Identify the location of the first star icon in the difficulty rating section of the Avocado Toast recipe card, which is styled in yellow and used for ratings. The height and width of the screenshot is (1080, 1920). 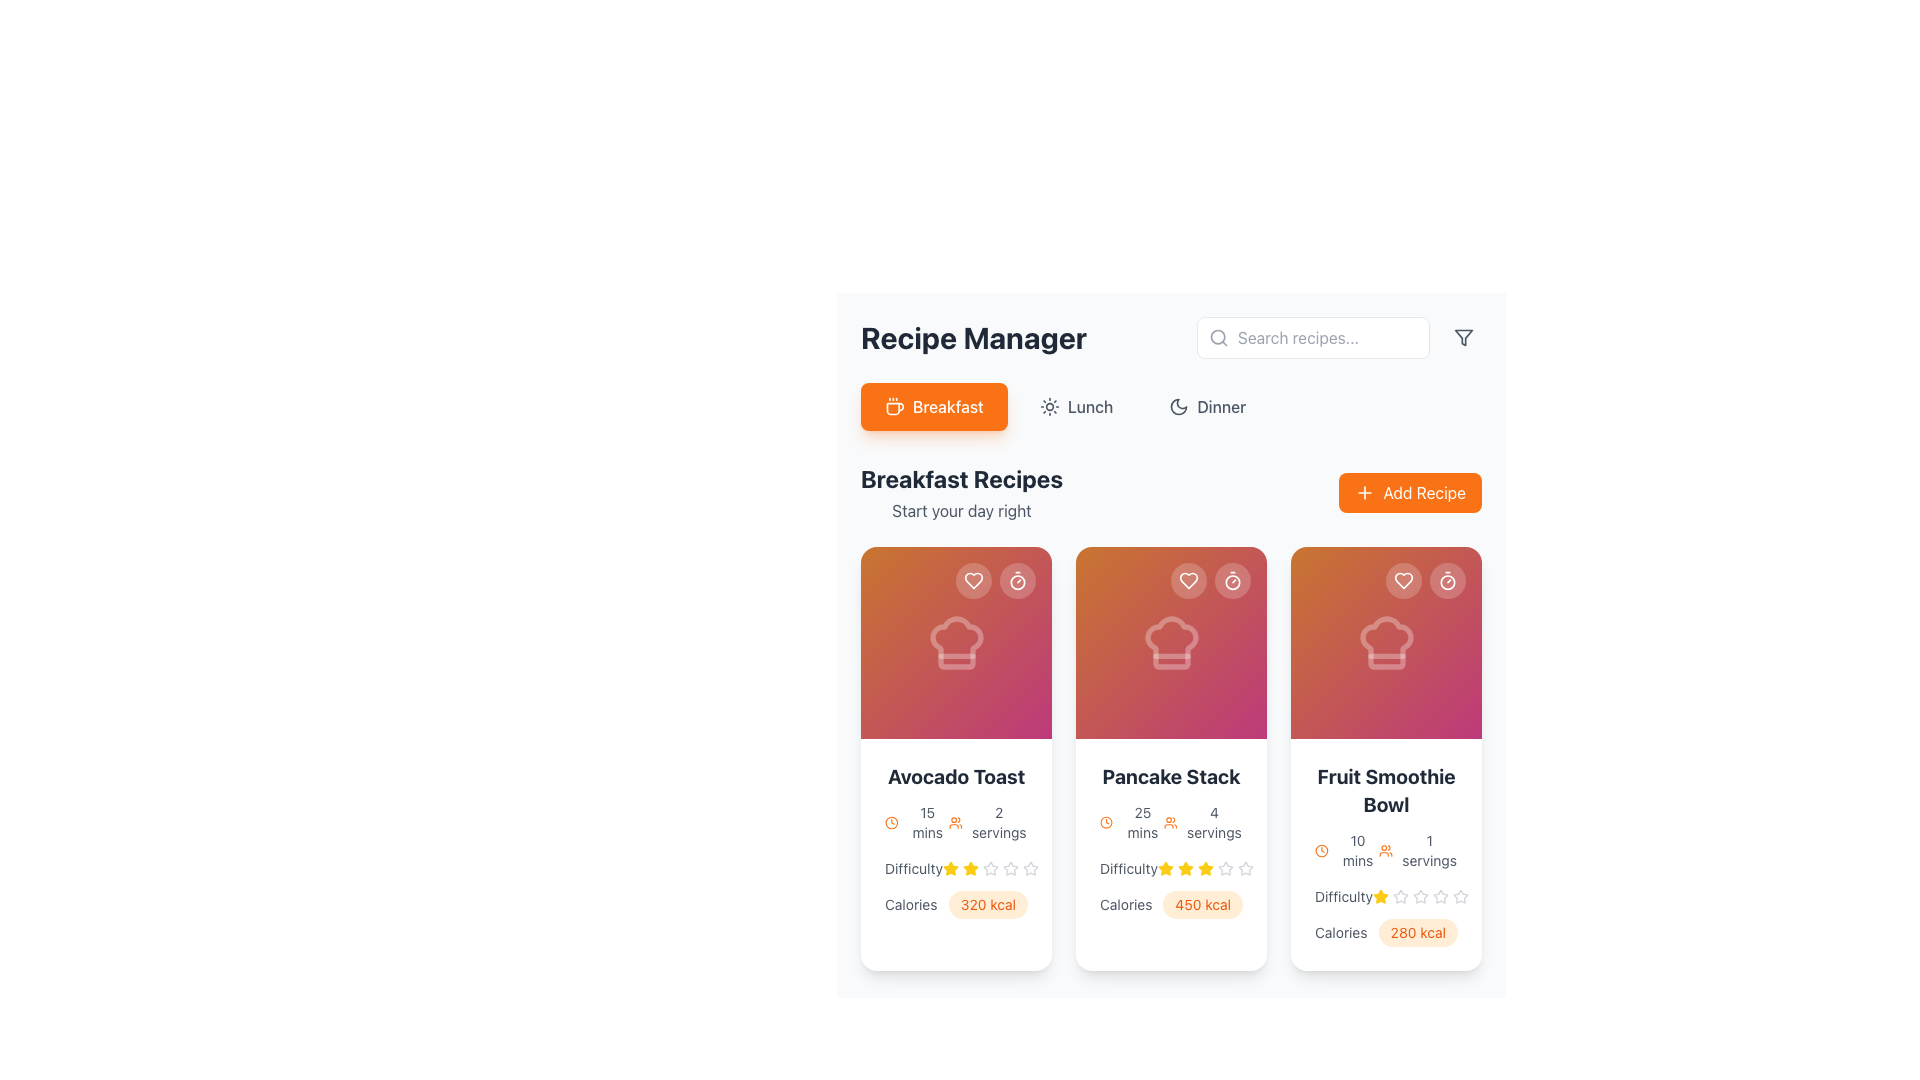
(970, 867).